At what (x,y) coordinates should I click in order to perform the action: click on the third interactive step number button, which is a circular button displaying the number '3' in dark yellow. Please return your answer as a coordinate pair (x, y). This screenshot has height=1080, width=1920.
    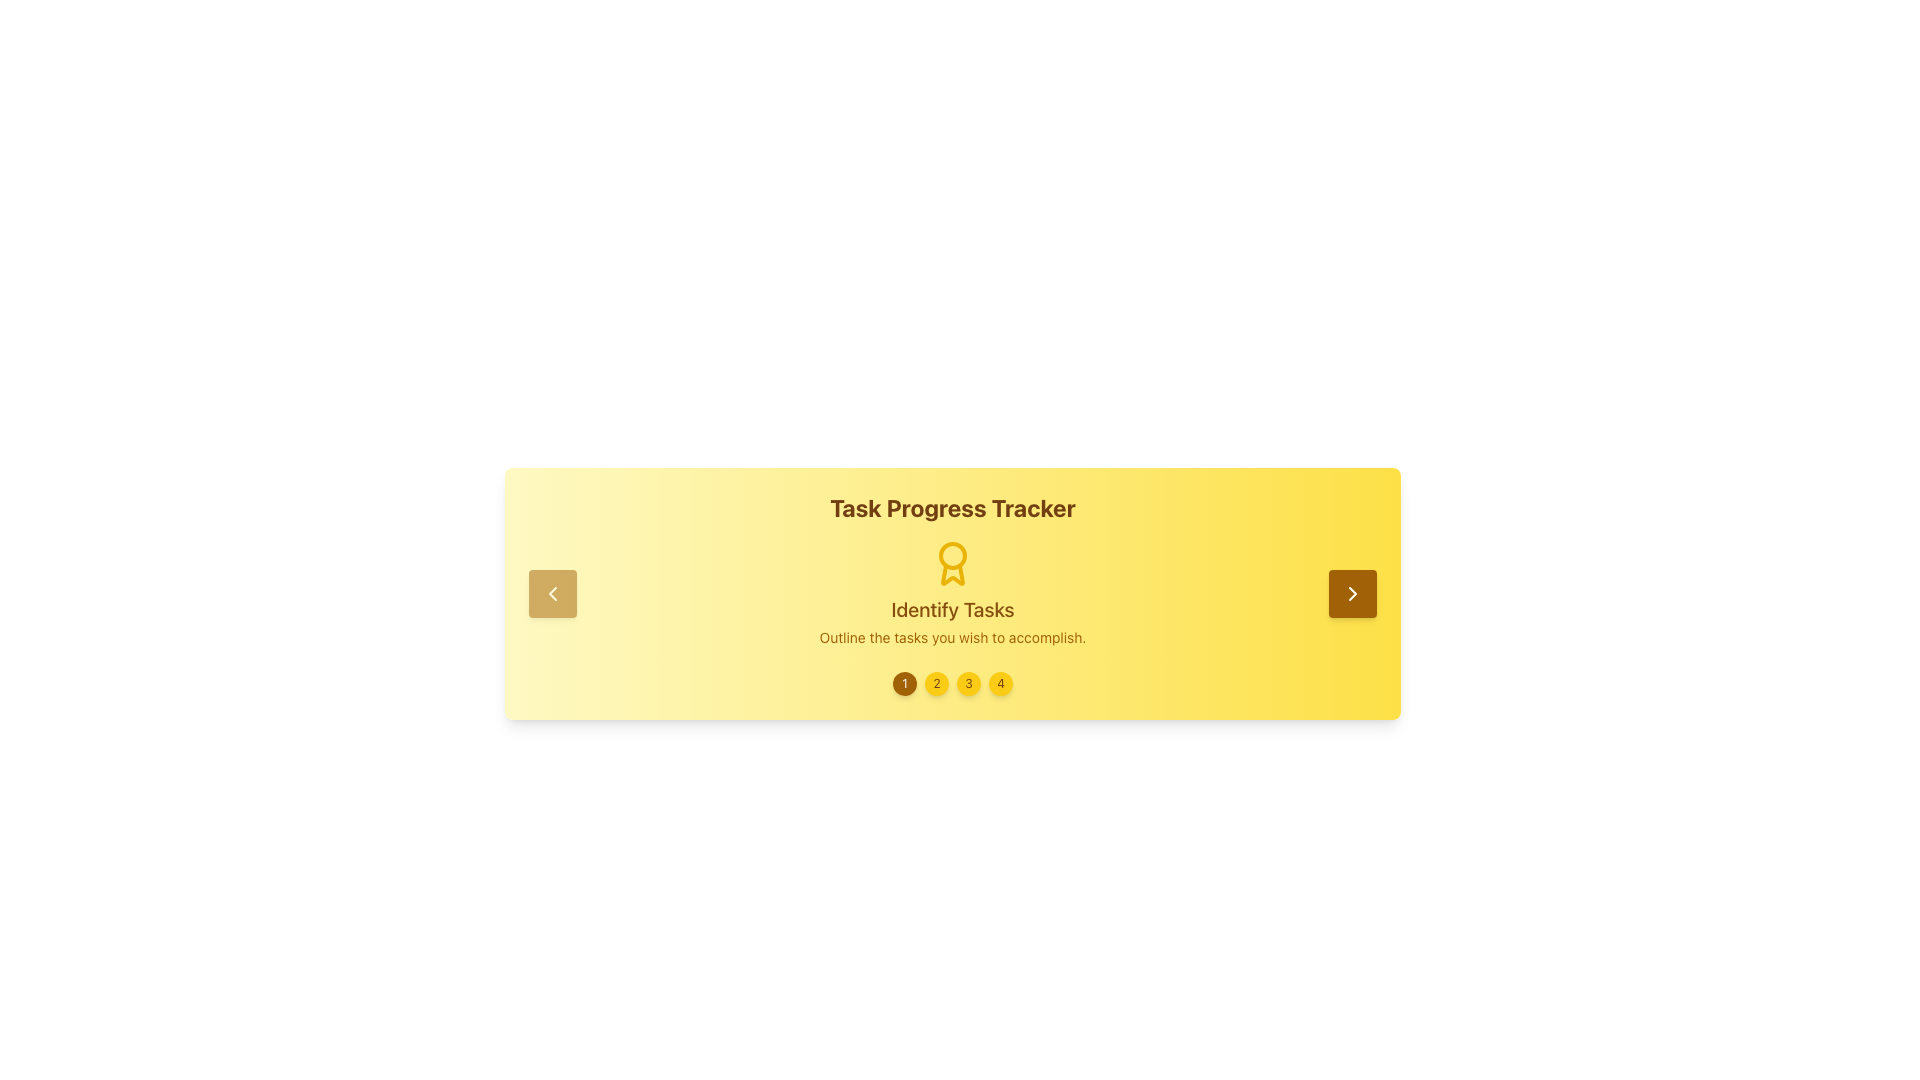
    Looking at the image, I should click on (952, 682).